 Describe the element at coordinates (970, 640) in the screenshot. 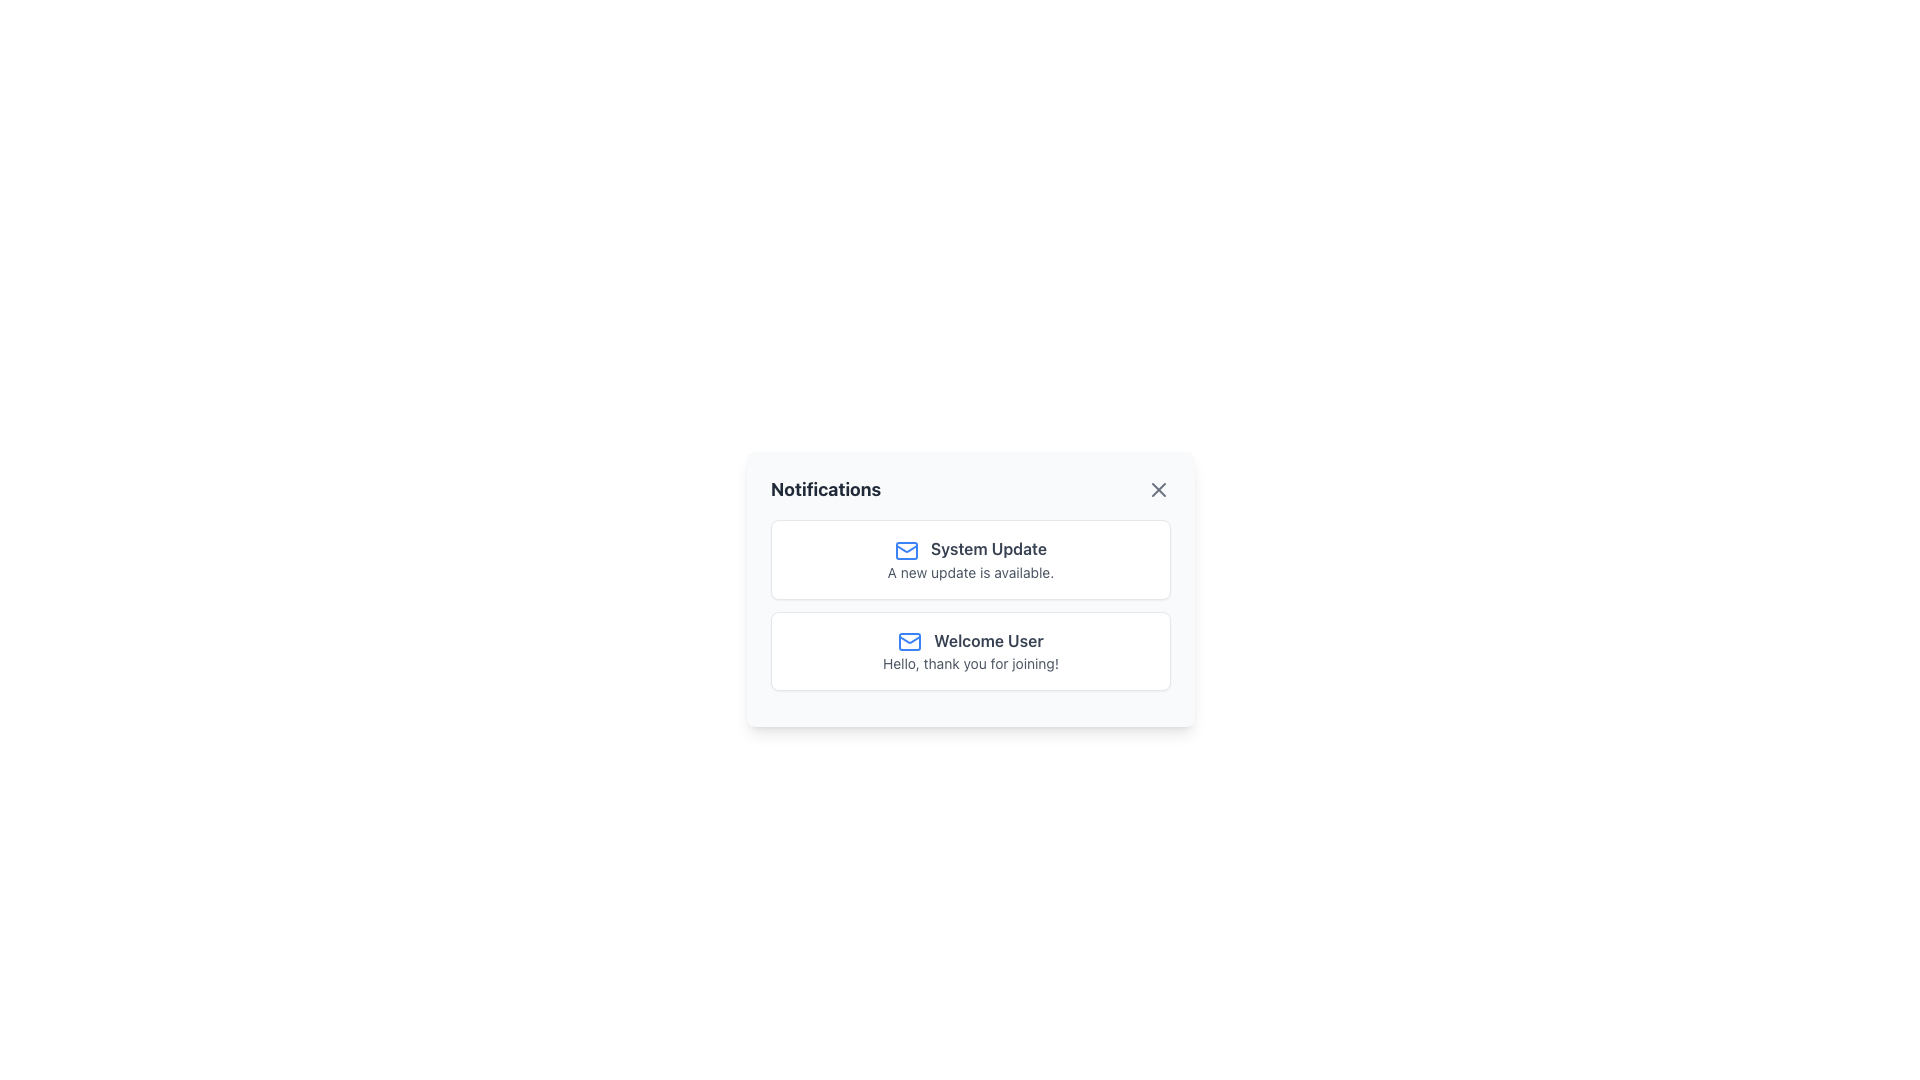

I see `the greeting text located in the bottom section of the notification card that reads 'Hello, thank you for joining!'` at that location.